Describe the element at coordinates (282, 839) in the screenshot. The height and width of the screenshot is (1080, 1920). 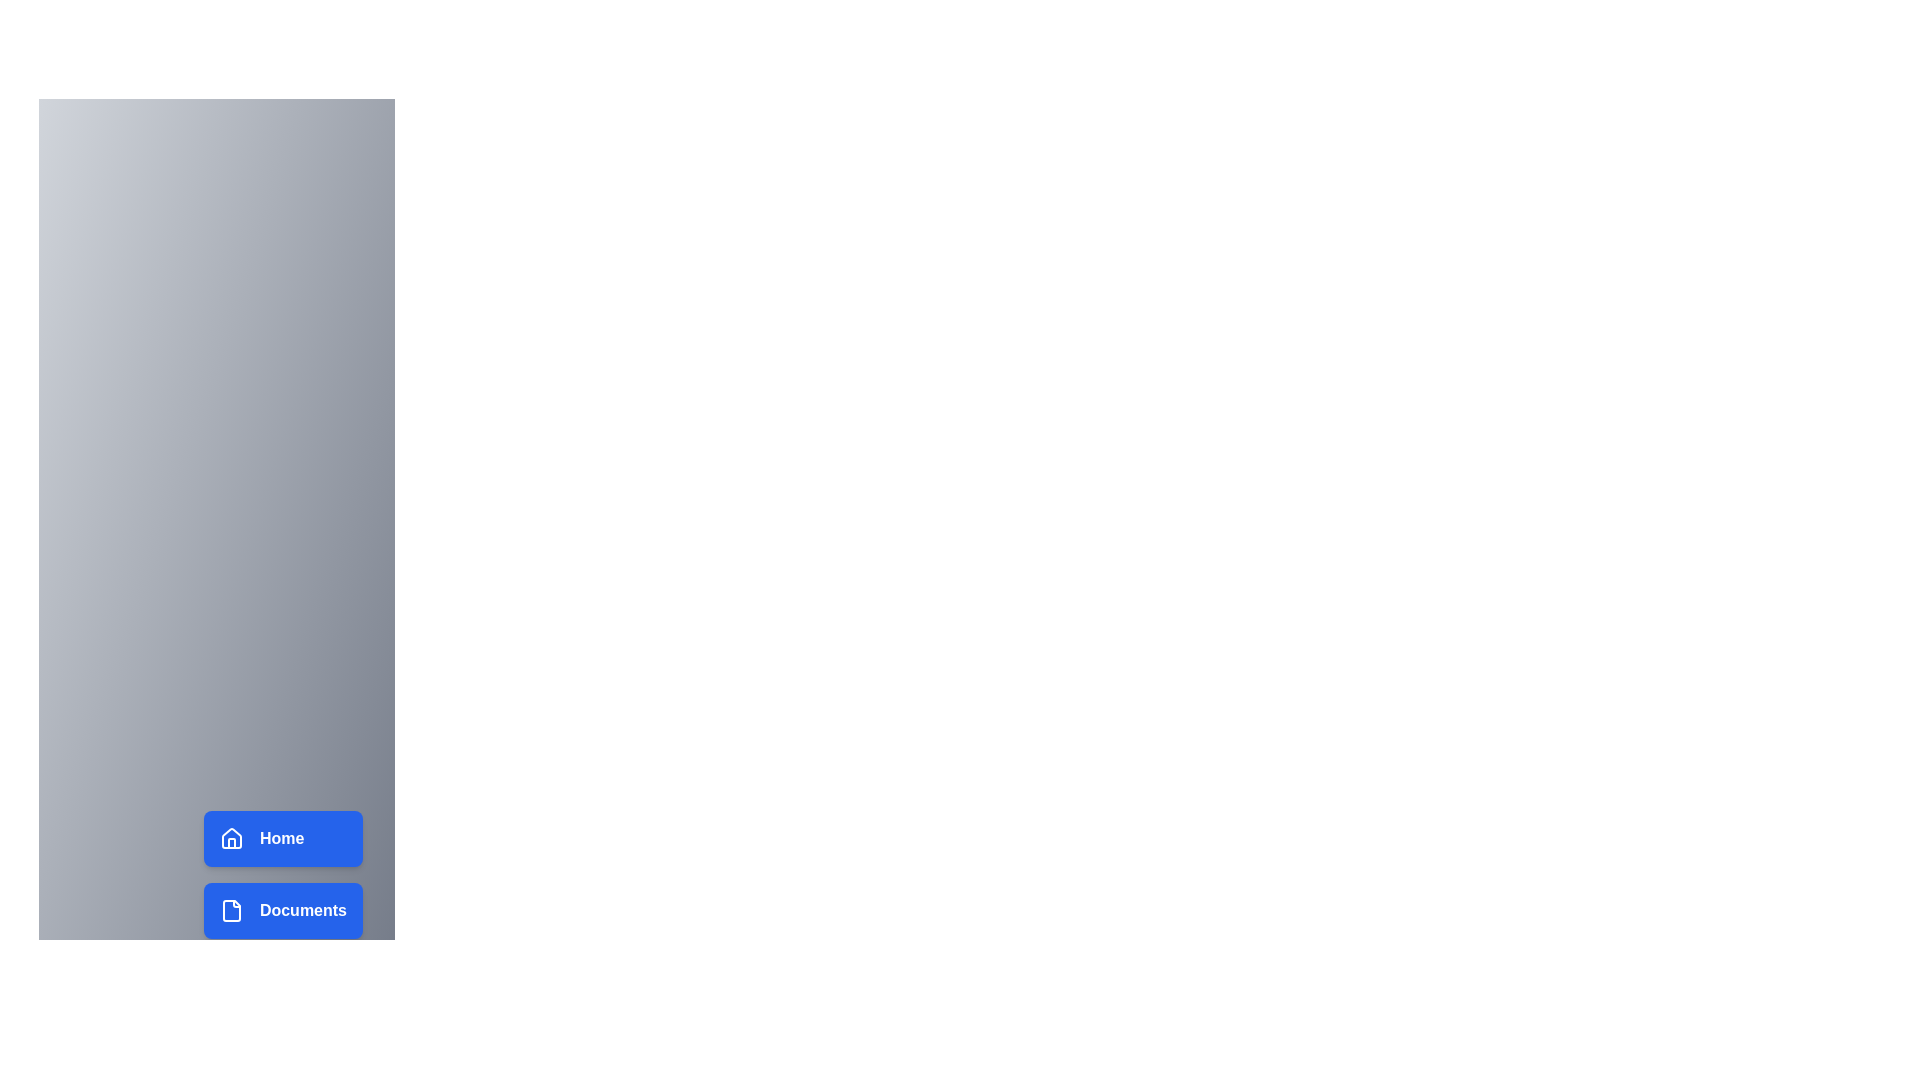
I see `the navigational button at the top of the column` at that location.